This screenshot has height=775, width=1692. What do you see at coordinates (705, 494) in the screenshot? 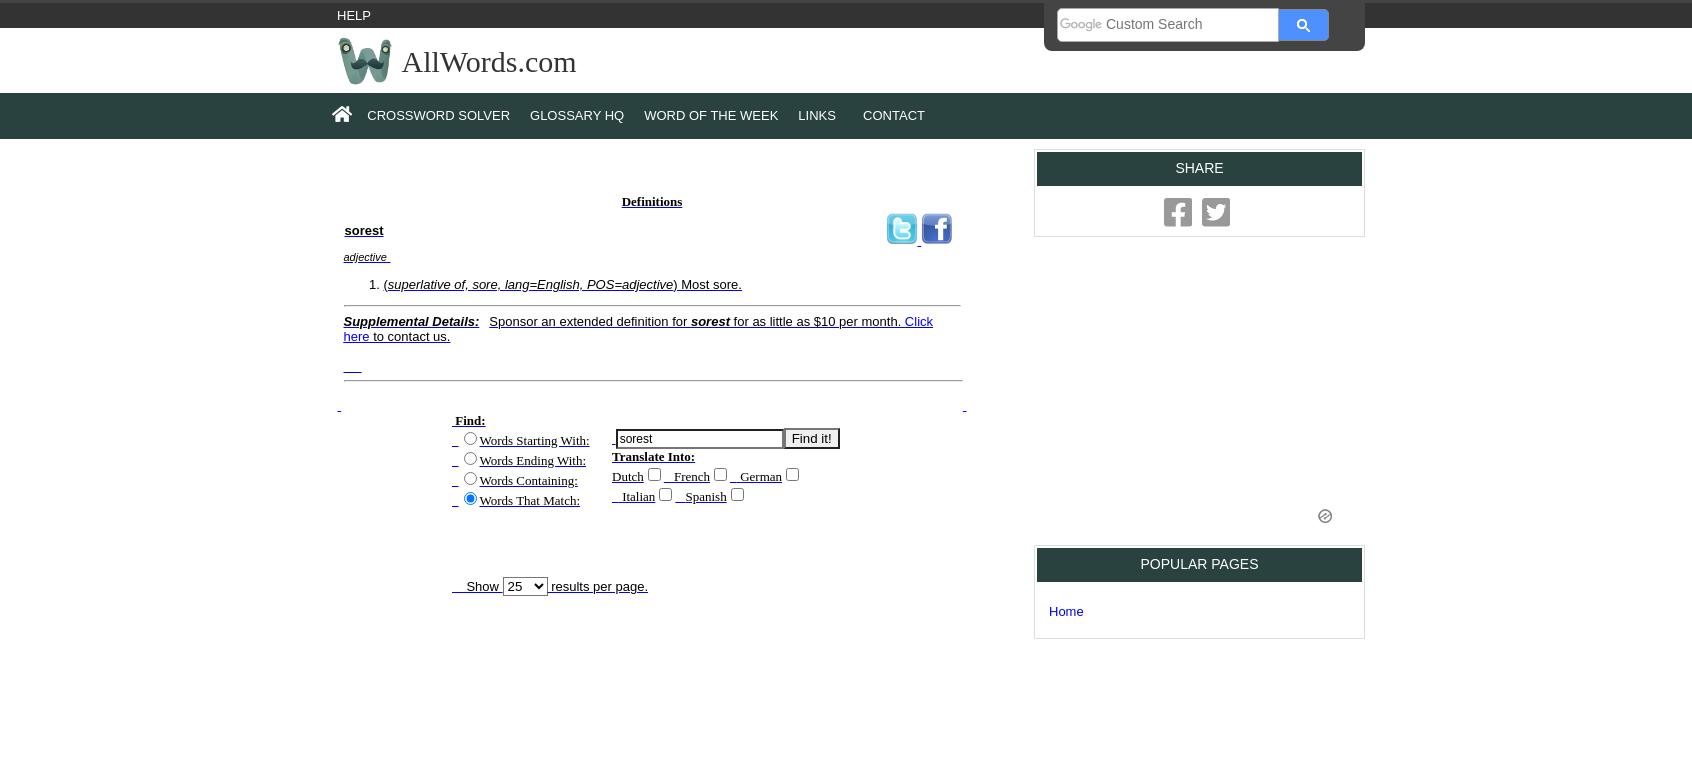
I see `'Spanish'` at bounding box center [705, 494].